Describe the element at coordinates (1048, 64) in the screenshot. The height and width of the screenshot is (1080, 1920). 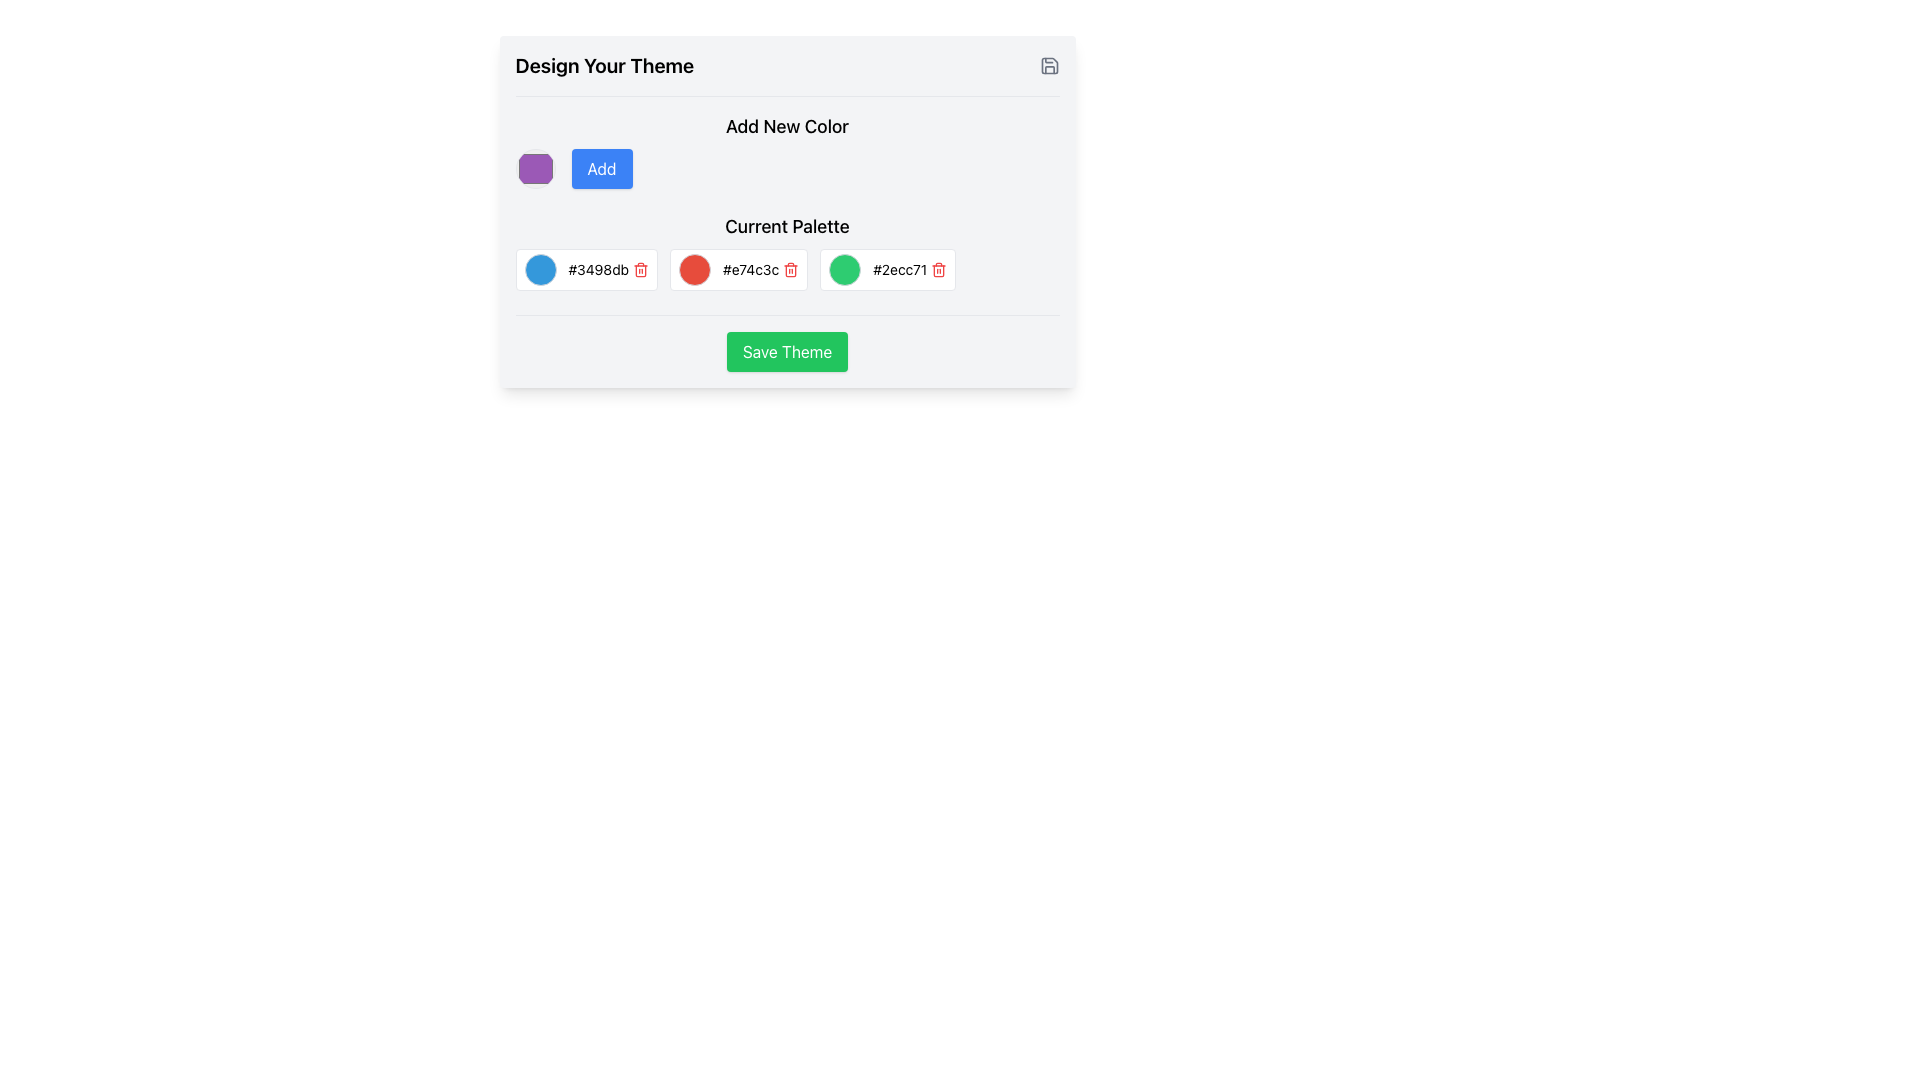
I see `'save' icon located at the top-right corner of the 'Design Your Theme' dialog box` at that location.